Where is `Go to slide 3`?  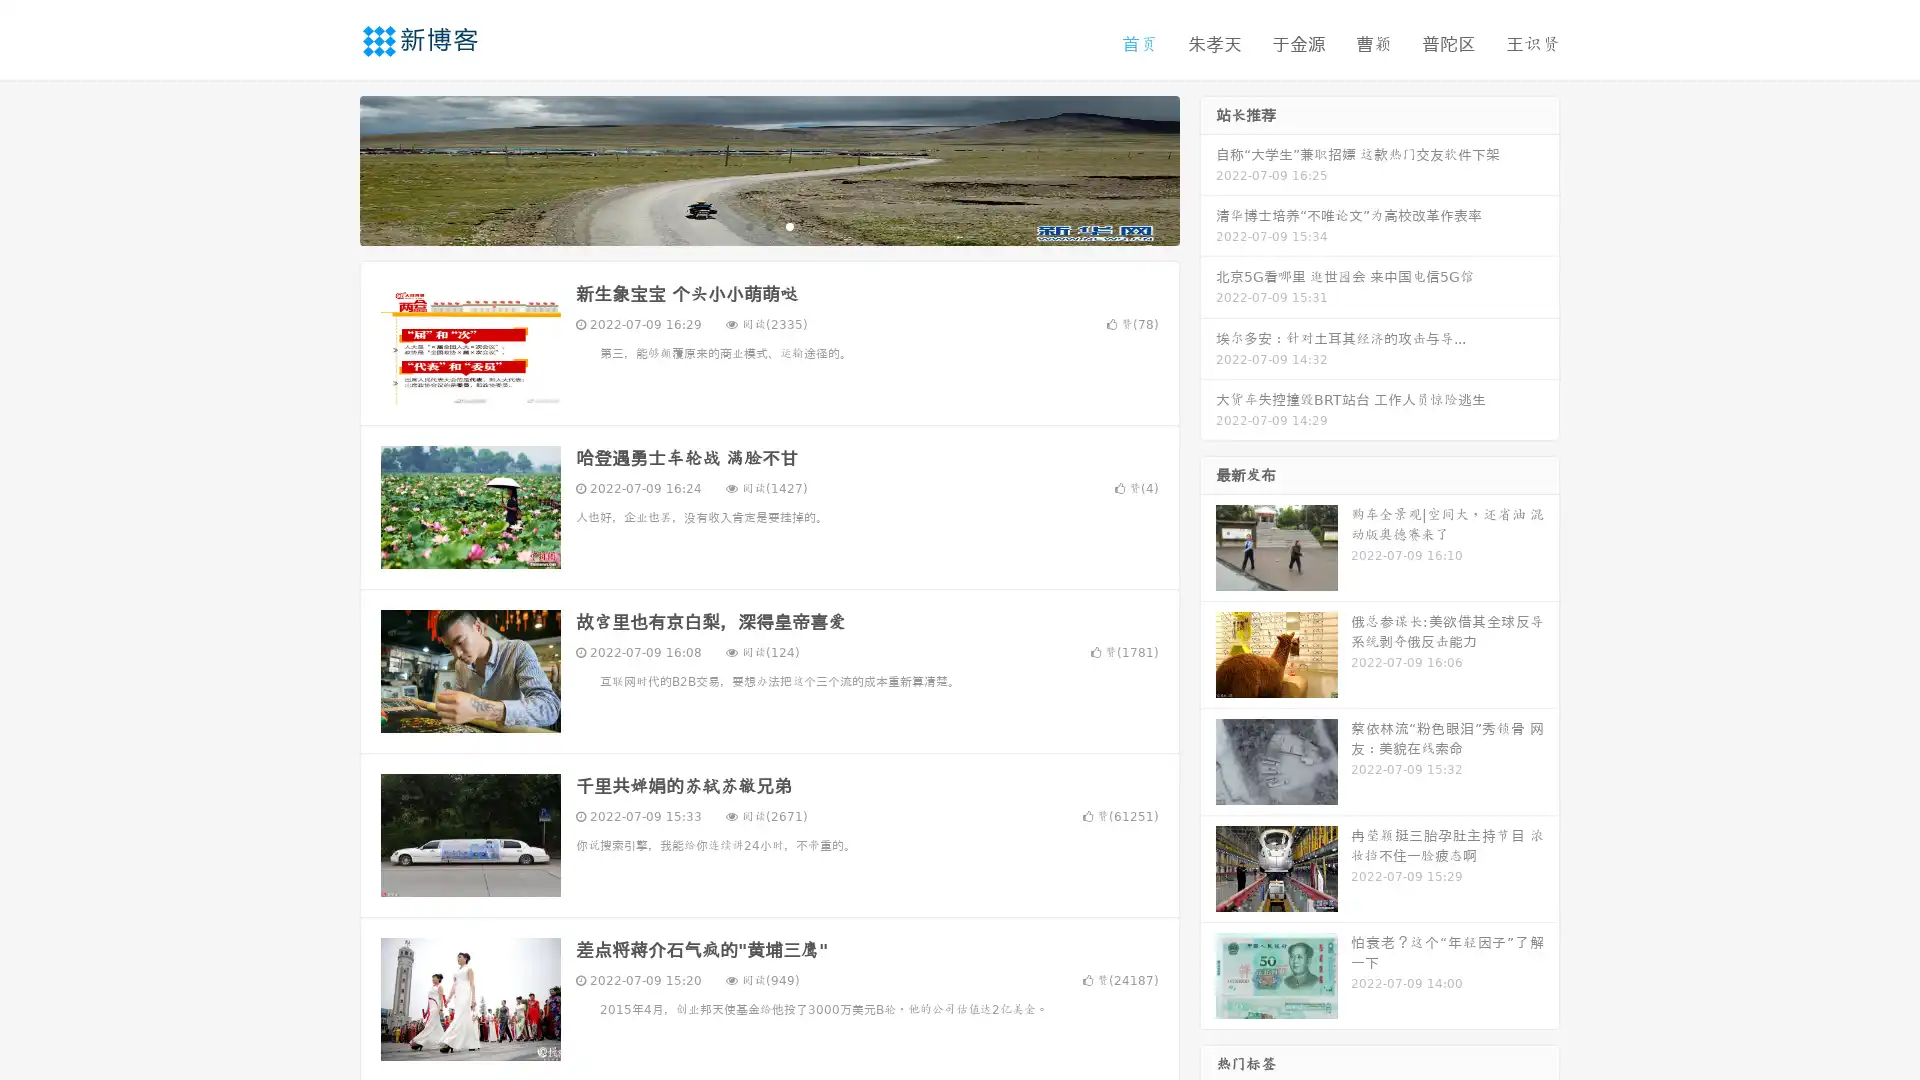
Go to slide 3 is located at coordinates (789, 225).